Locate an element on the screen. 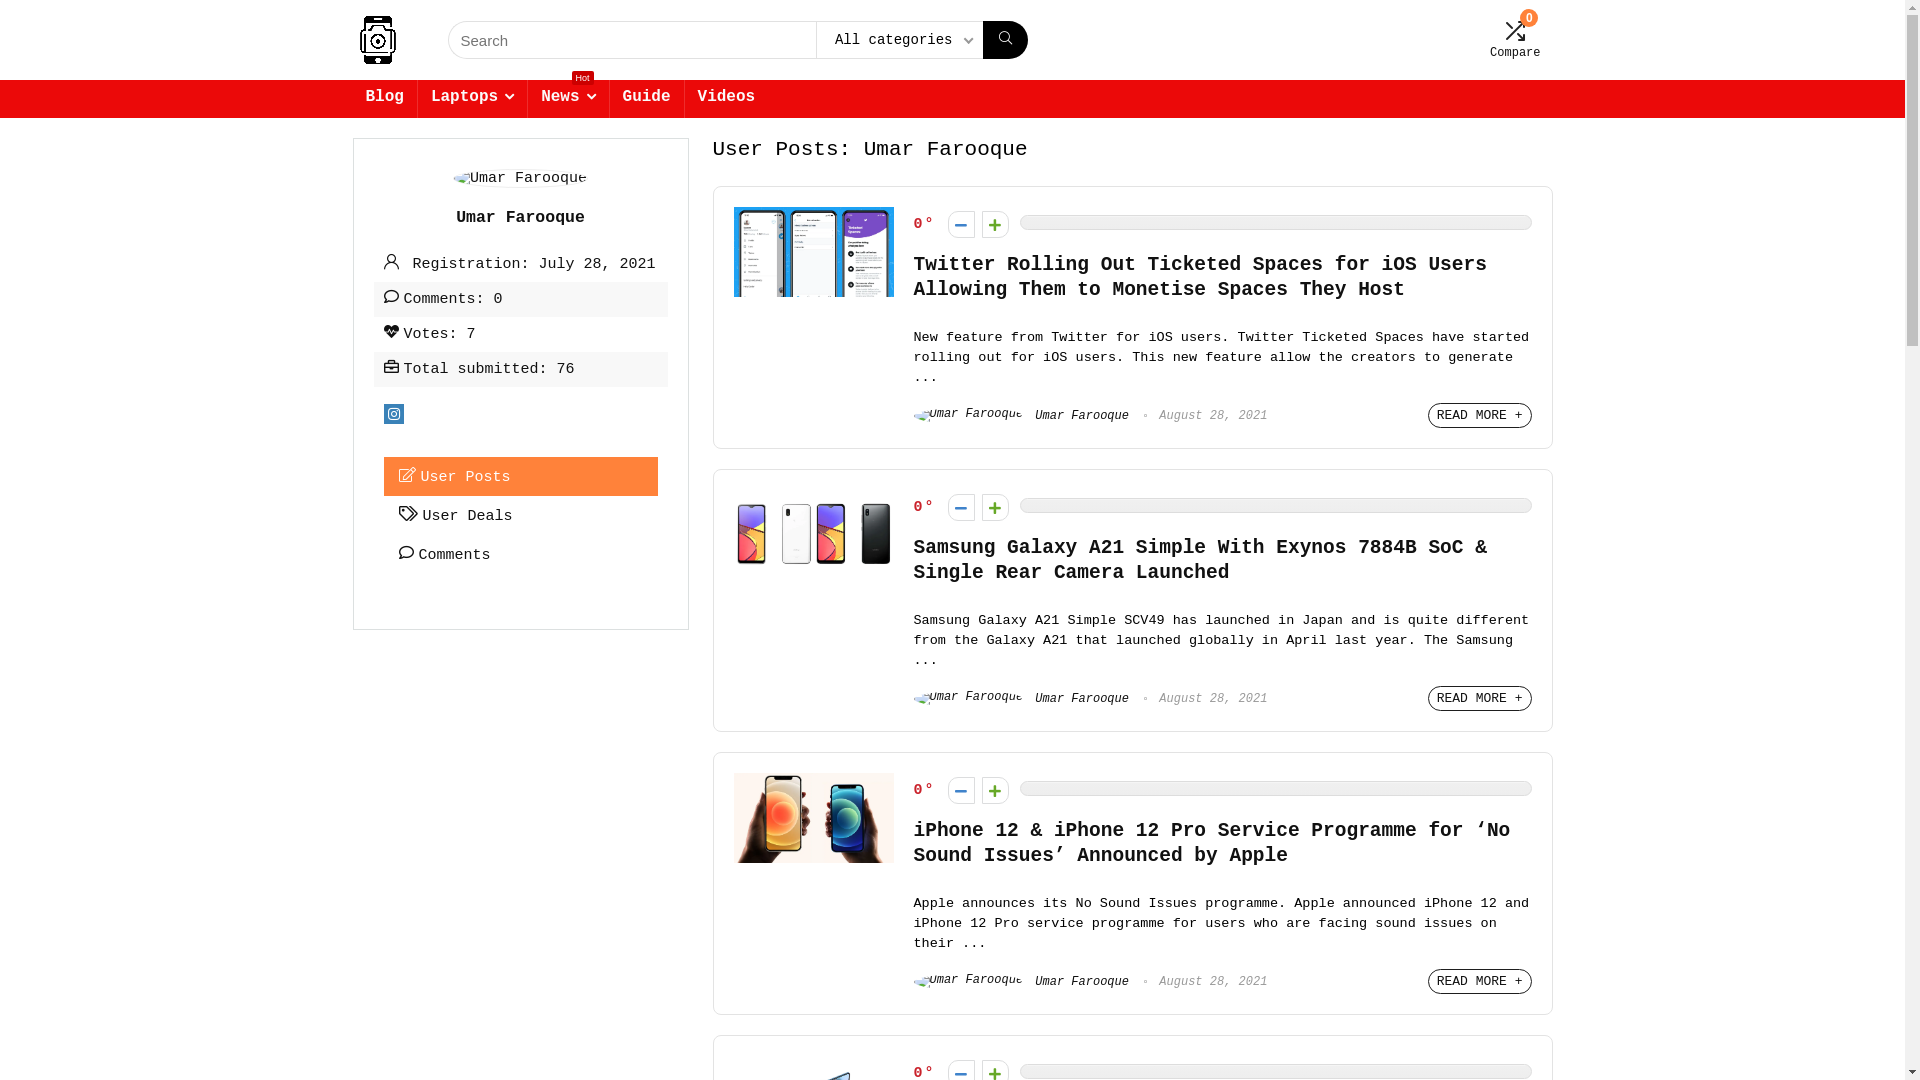 Image resolution: width=1920 pixels, height=1080 pixels. 'User Posts' is located at coordinates (521, 476).